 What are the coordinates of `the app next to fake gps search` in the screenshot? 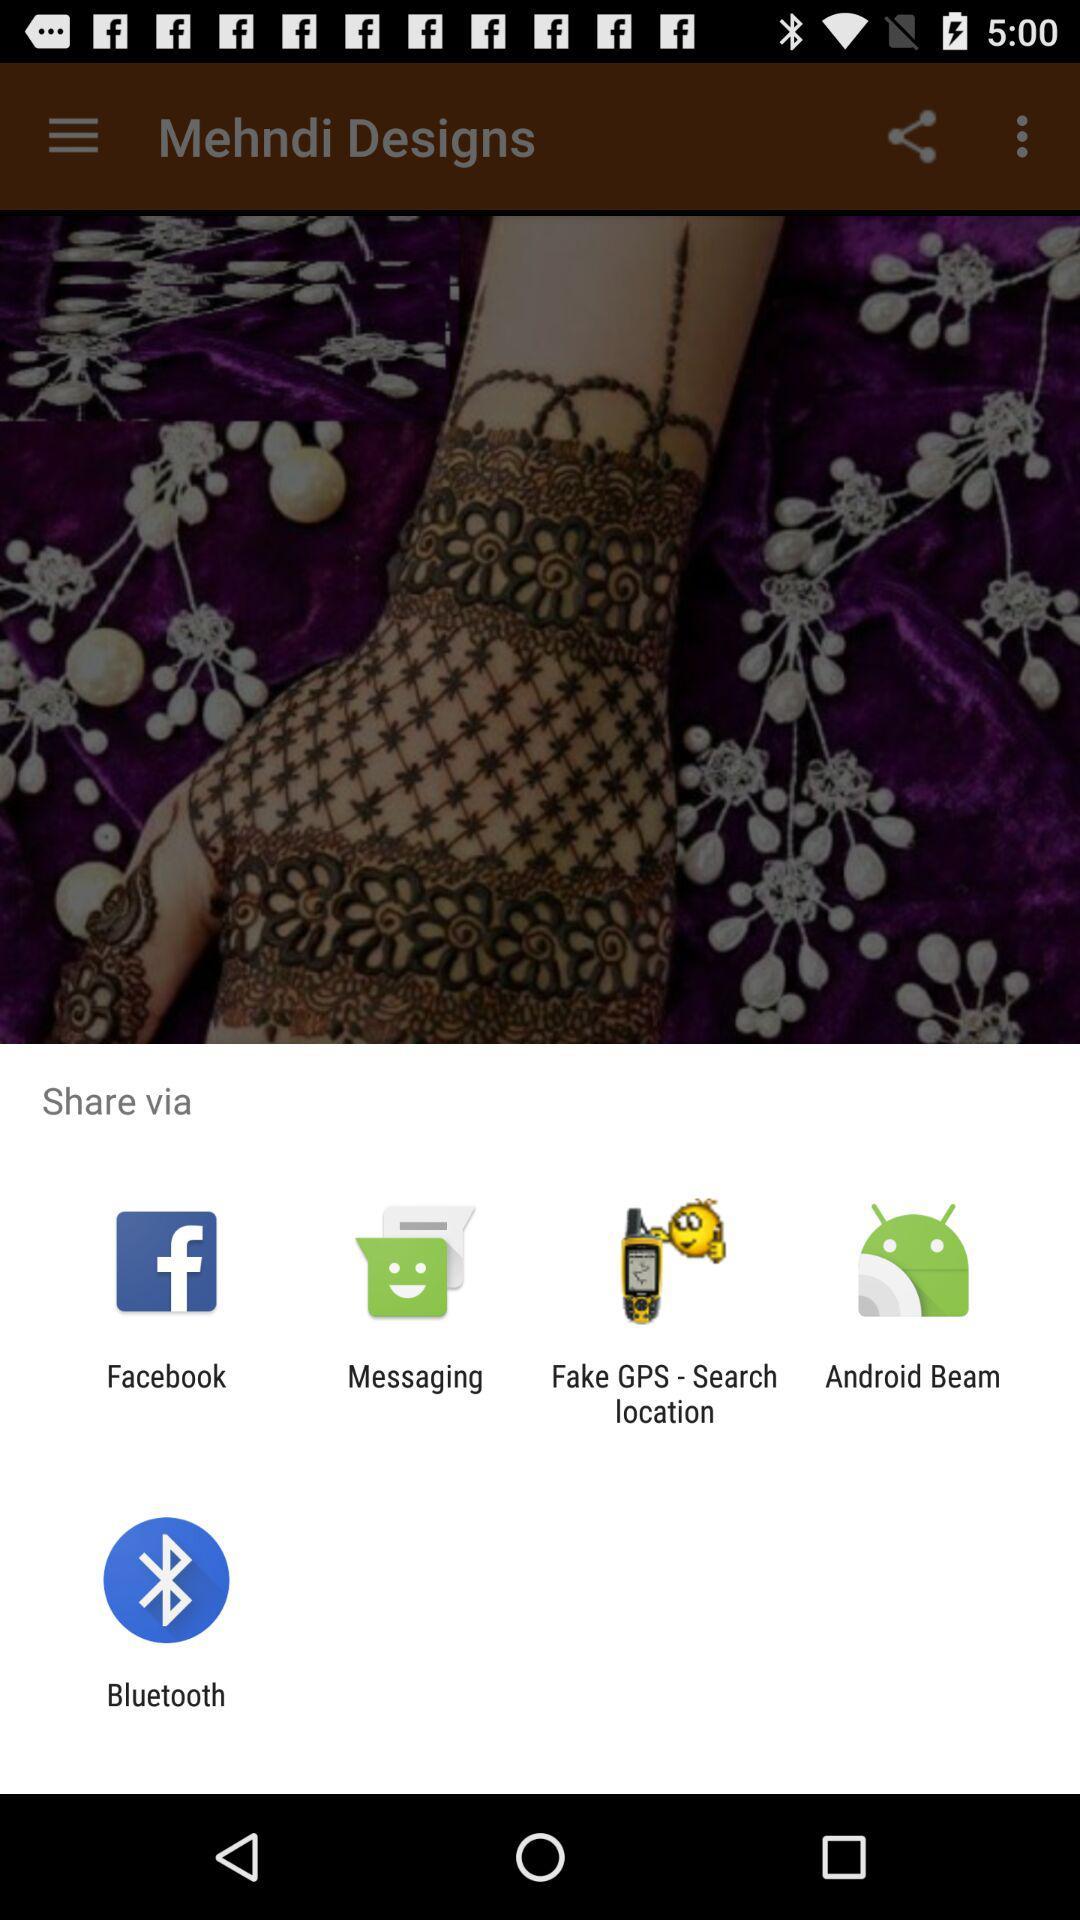 It's located at (913, 1392).